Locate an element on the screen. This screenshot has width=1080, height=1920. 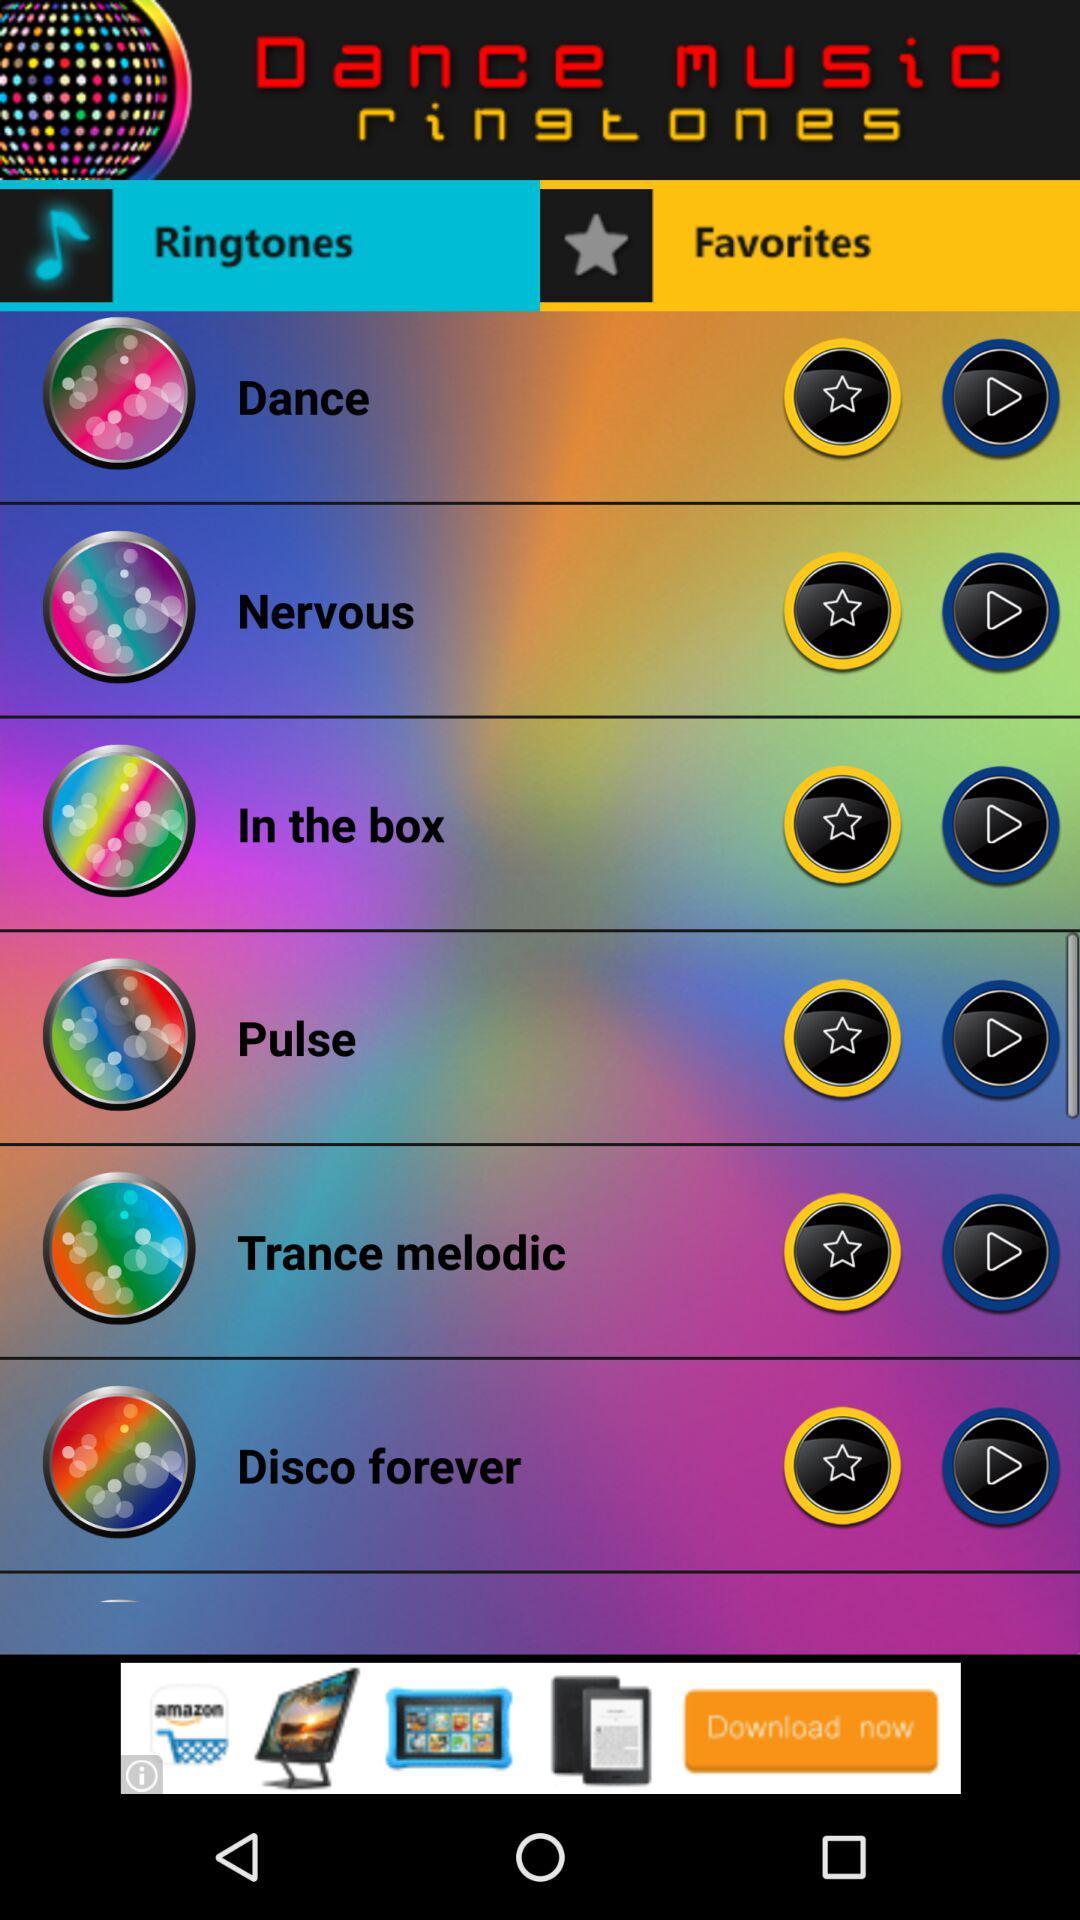
favorite is located at coordinates (843, 381).